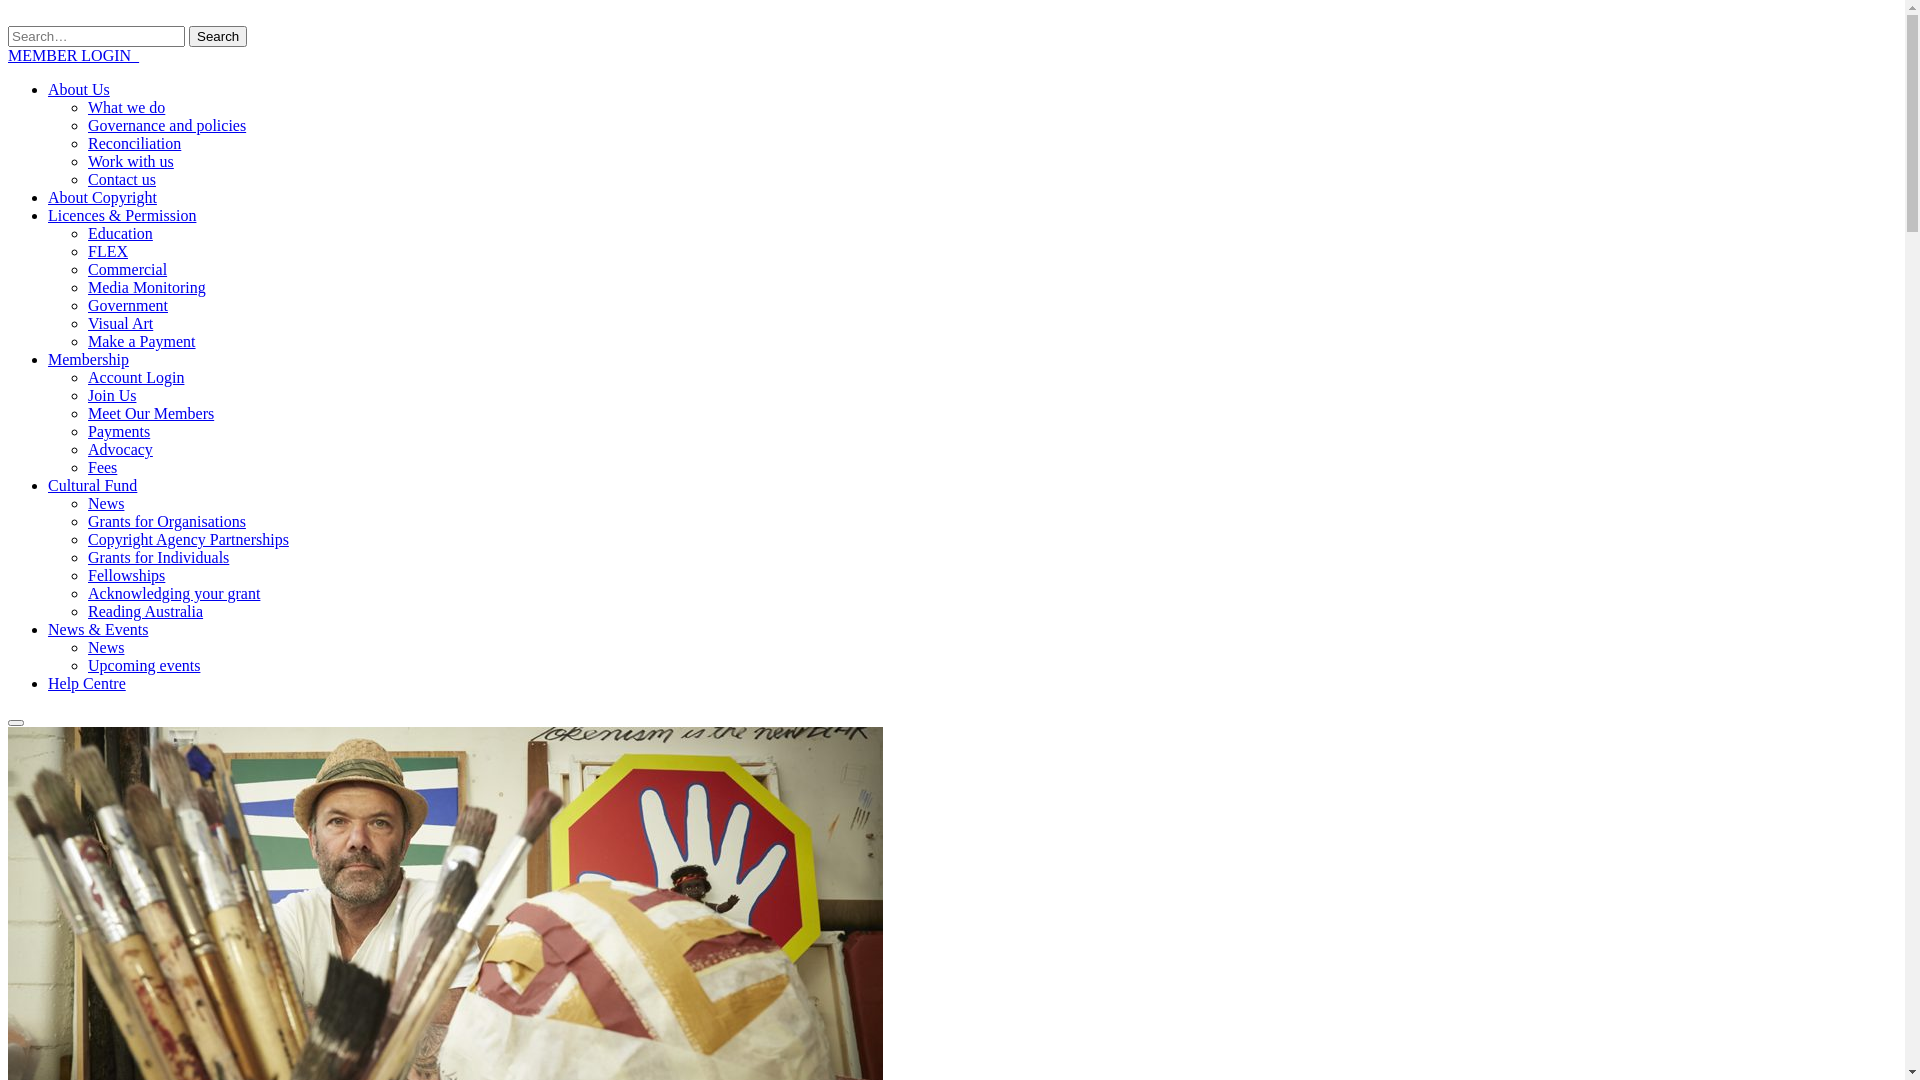 The height and width of the screenshot is (1080, 1920). I want to click on 'Commercial', so click(126, 268).